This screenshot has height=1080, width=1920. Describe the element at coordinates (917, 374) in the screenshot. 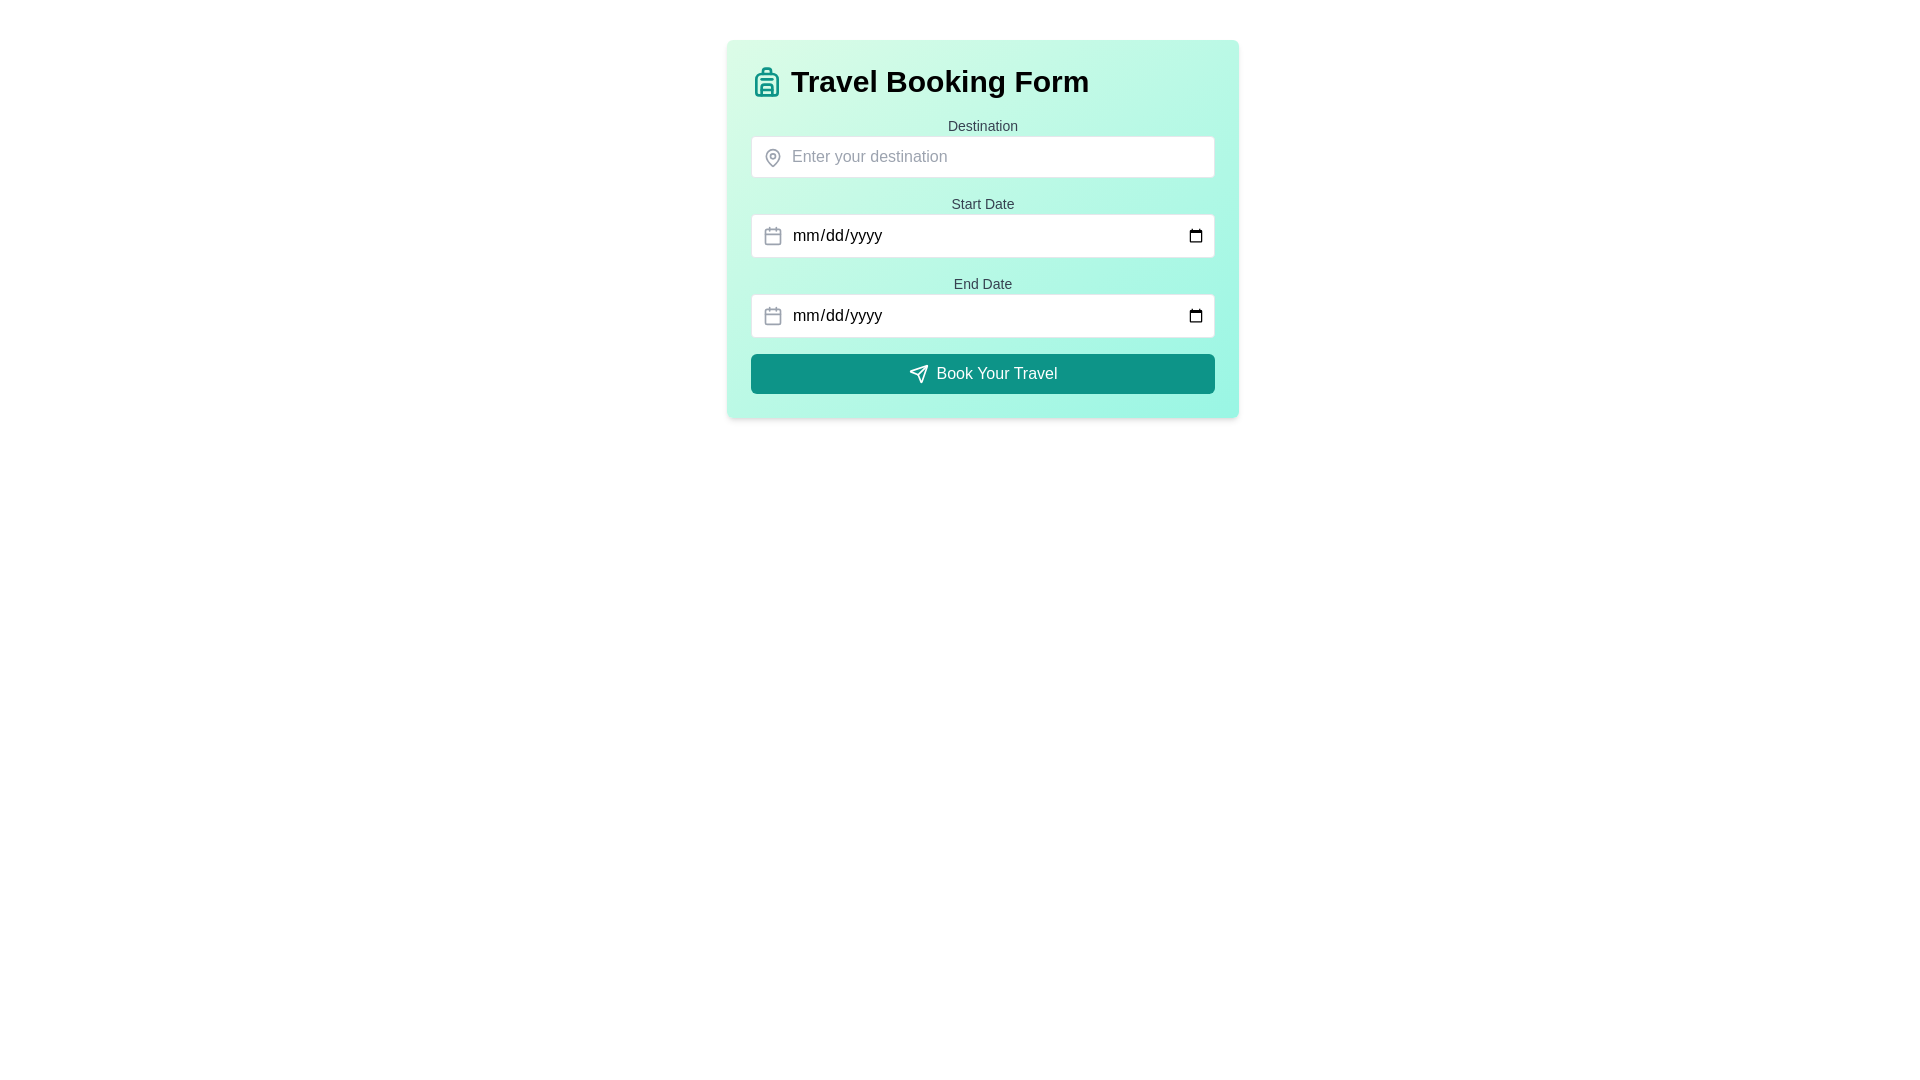

I see `the triangular-shaped icon resembling a paper plane, located to the left of the 'Book Your Travel' text within the button at the bottom of the travel booking form` at that location.